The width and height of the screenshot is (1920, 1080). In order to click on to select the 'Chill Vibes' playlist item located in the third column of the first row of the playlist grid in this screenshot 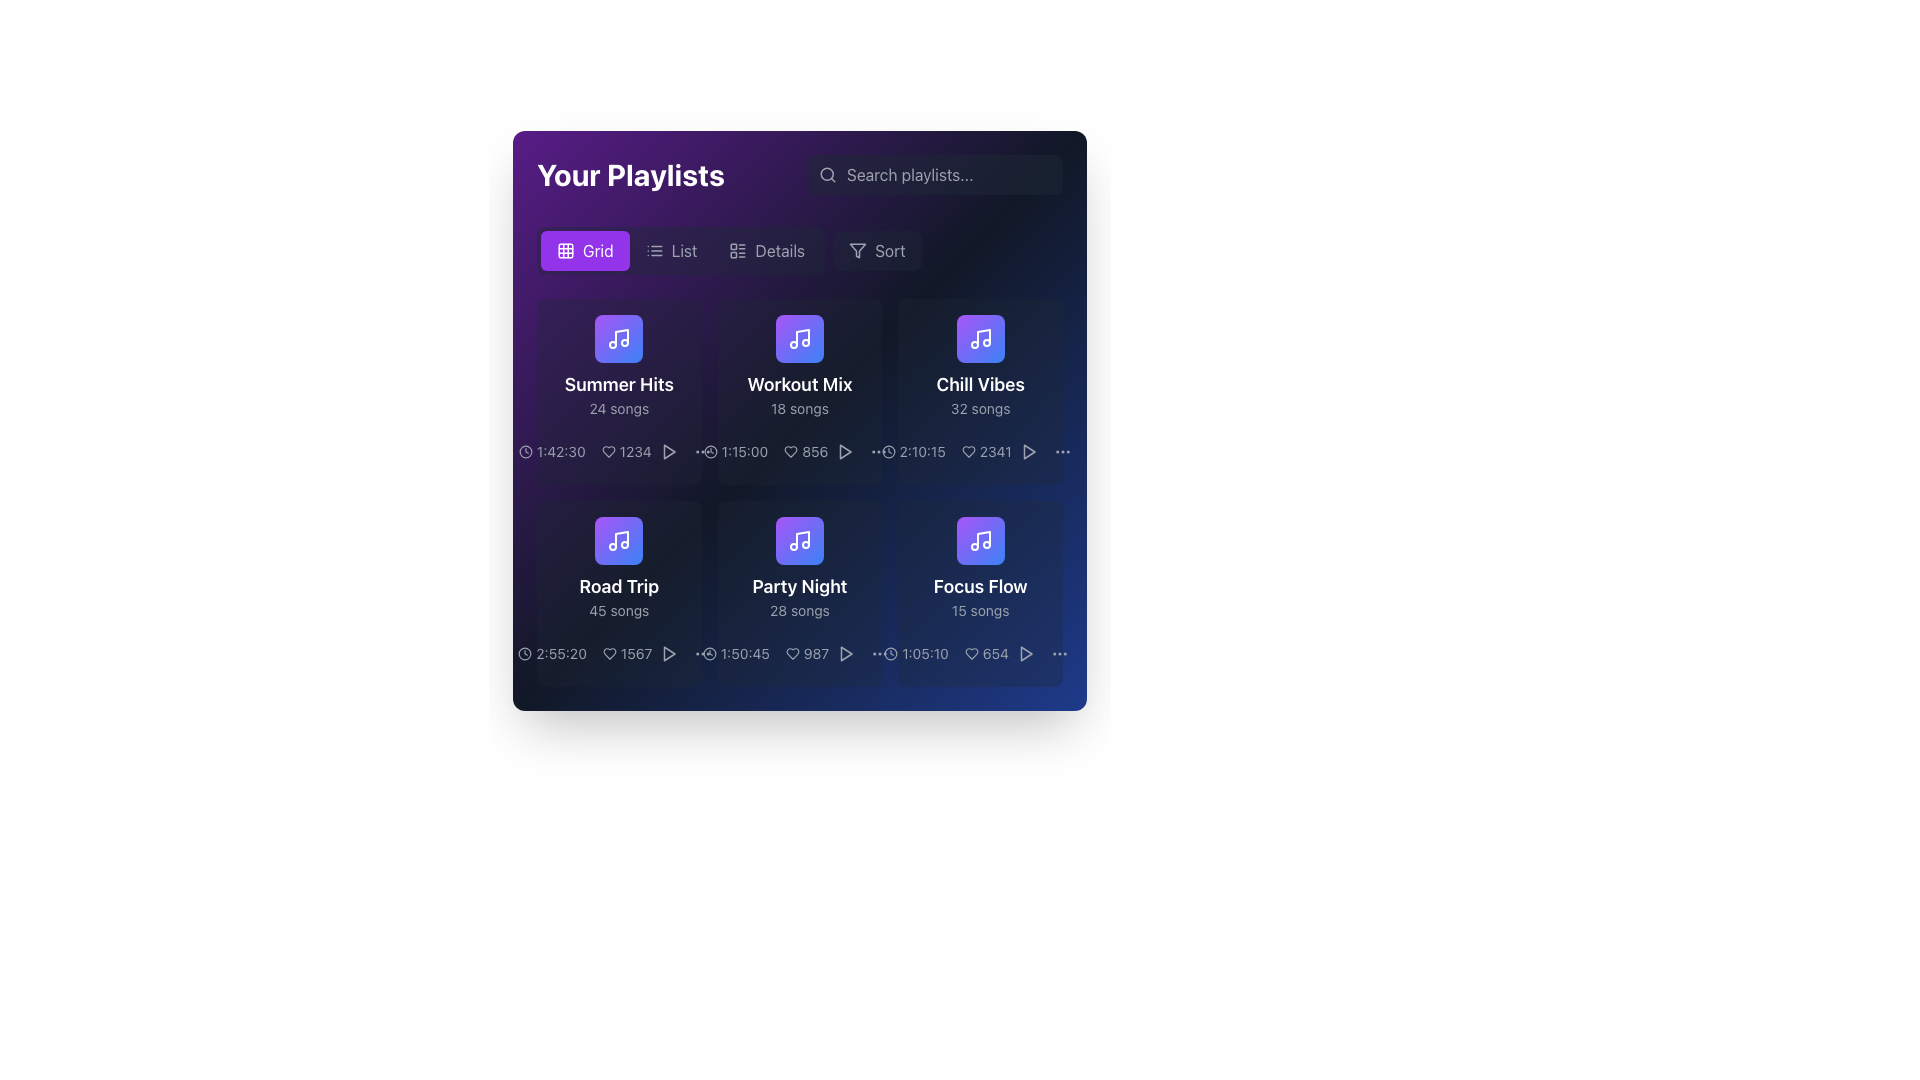, I will do `click(980, 392)`.